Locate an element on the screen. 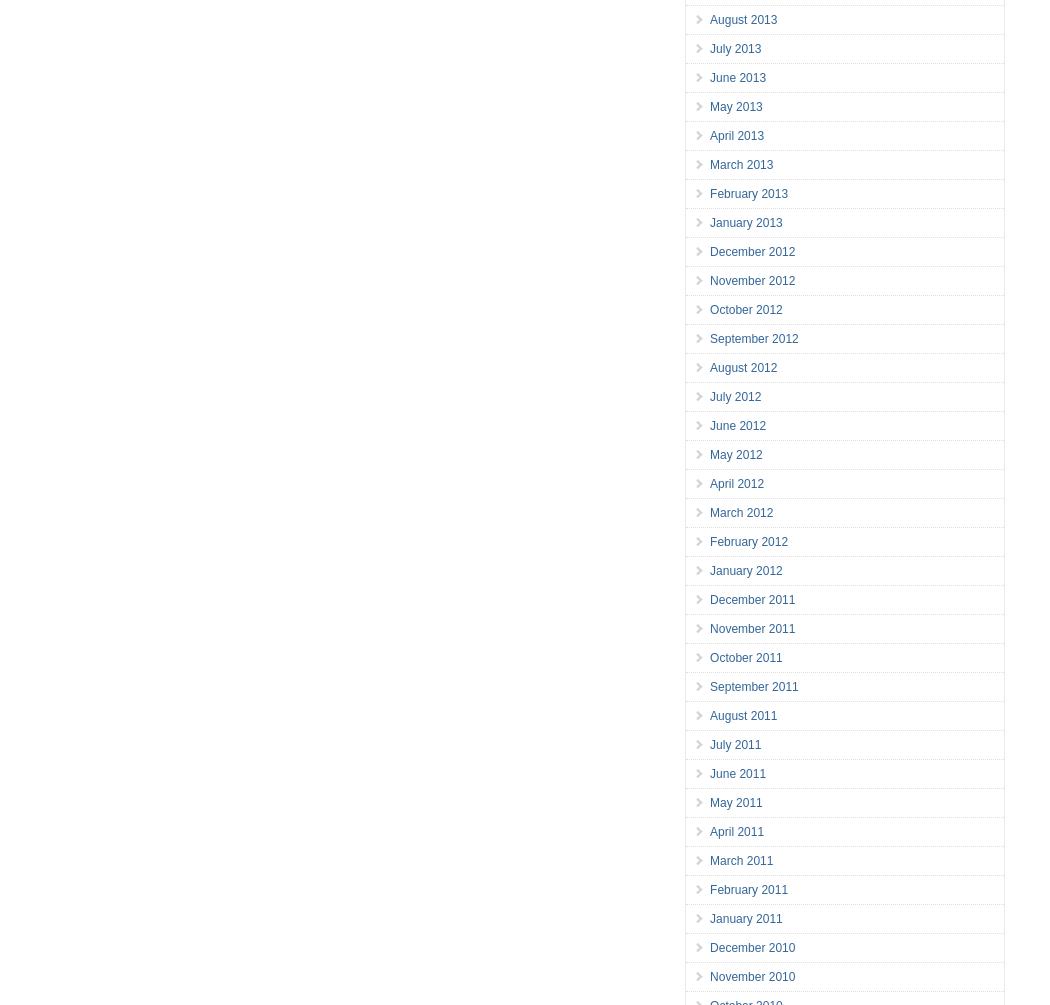 Image resolution: width=1050 pixels, height=1005 pixels. 'November 2011' is located at coordinates (710, 628).